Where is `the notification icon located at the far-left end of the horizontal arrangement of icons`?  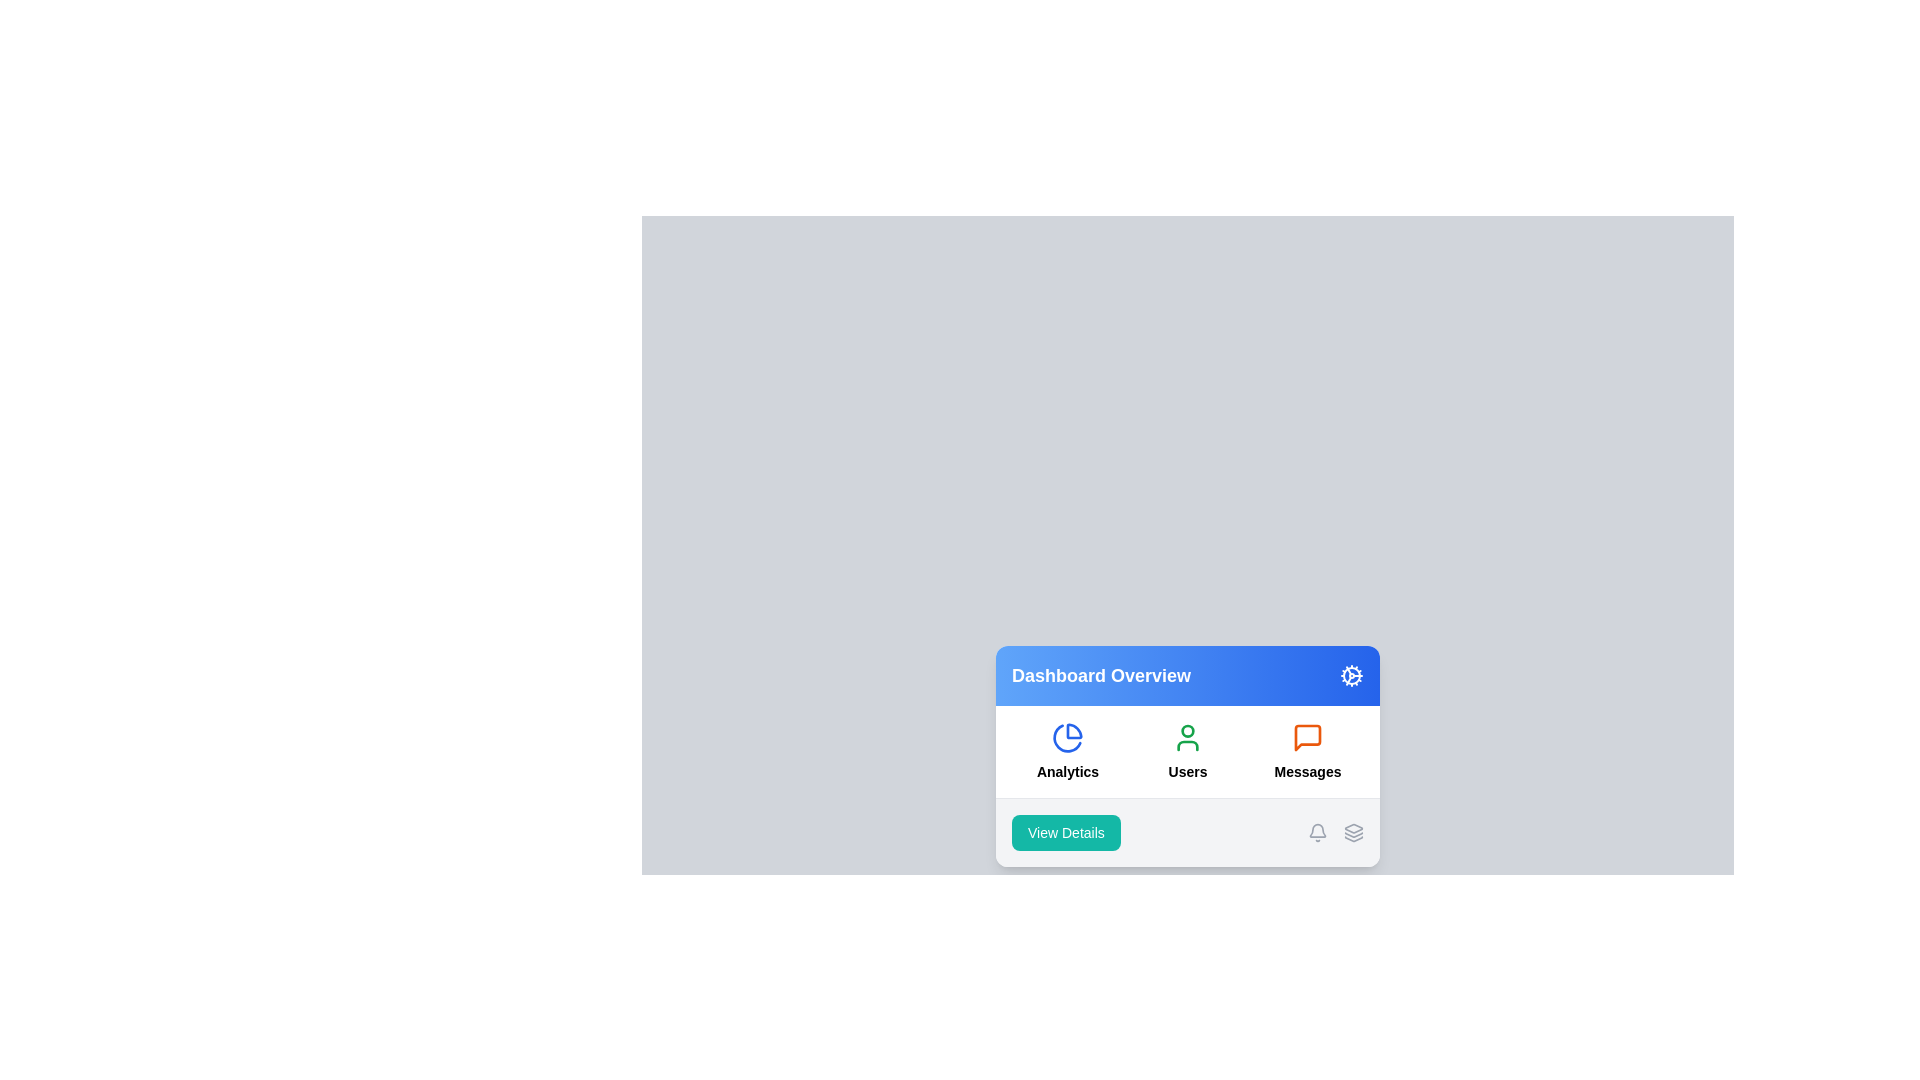
the notification icon located at the far-left end of the horizontal arrangement of icons is located at coordinates (1318, 832).